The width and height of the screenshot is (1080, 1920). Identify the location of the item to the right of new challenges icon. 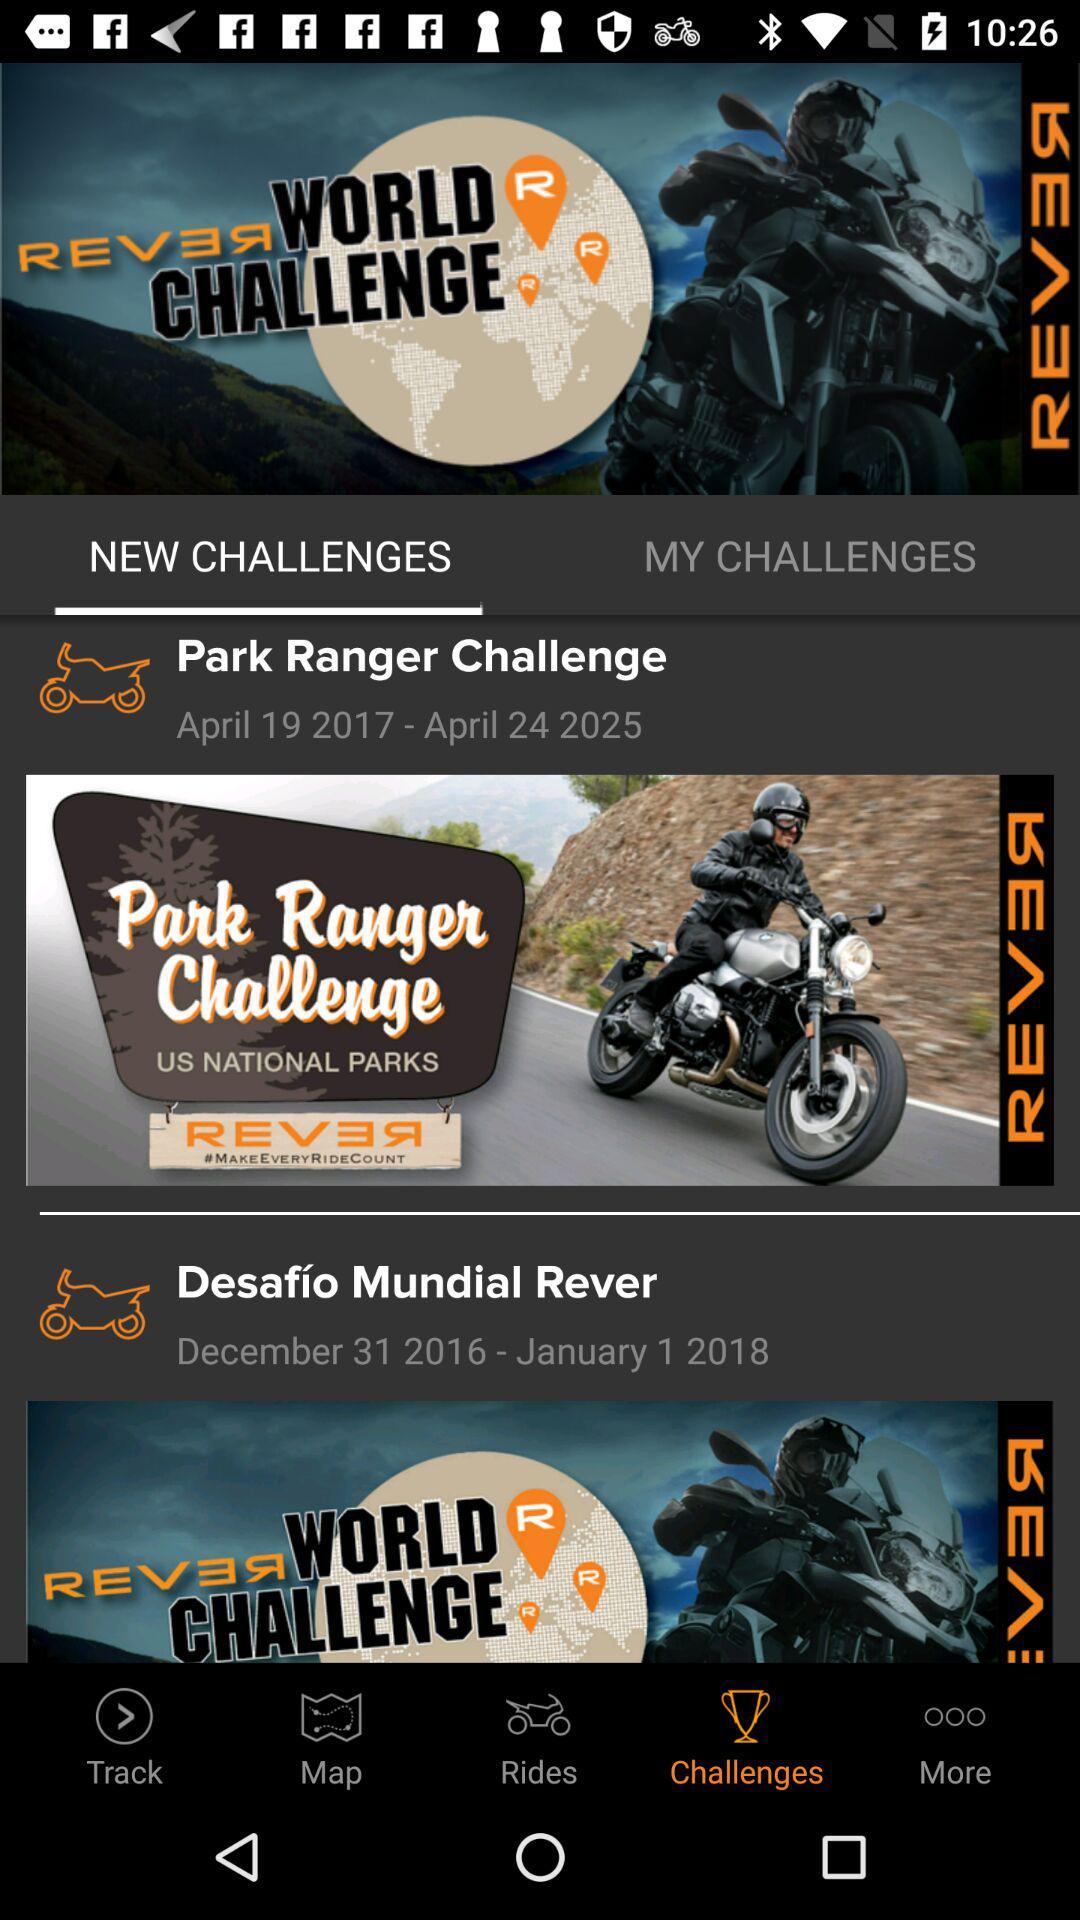
(810, 555).